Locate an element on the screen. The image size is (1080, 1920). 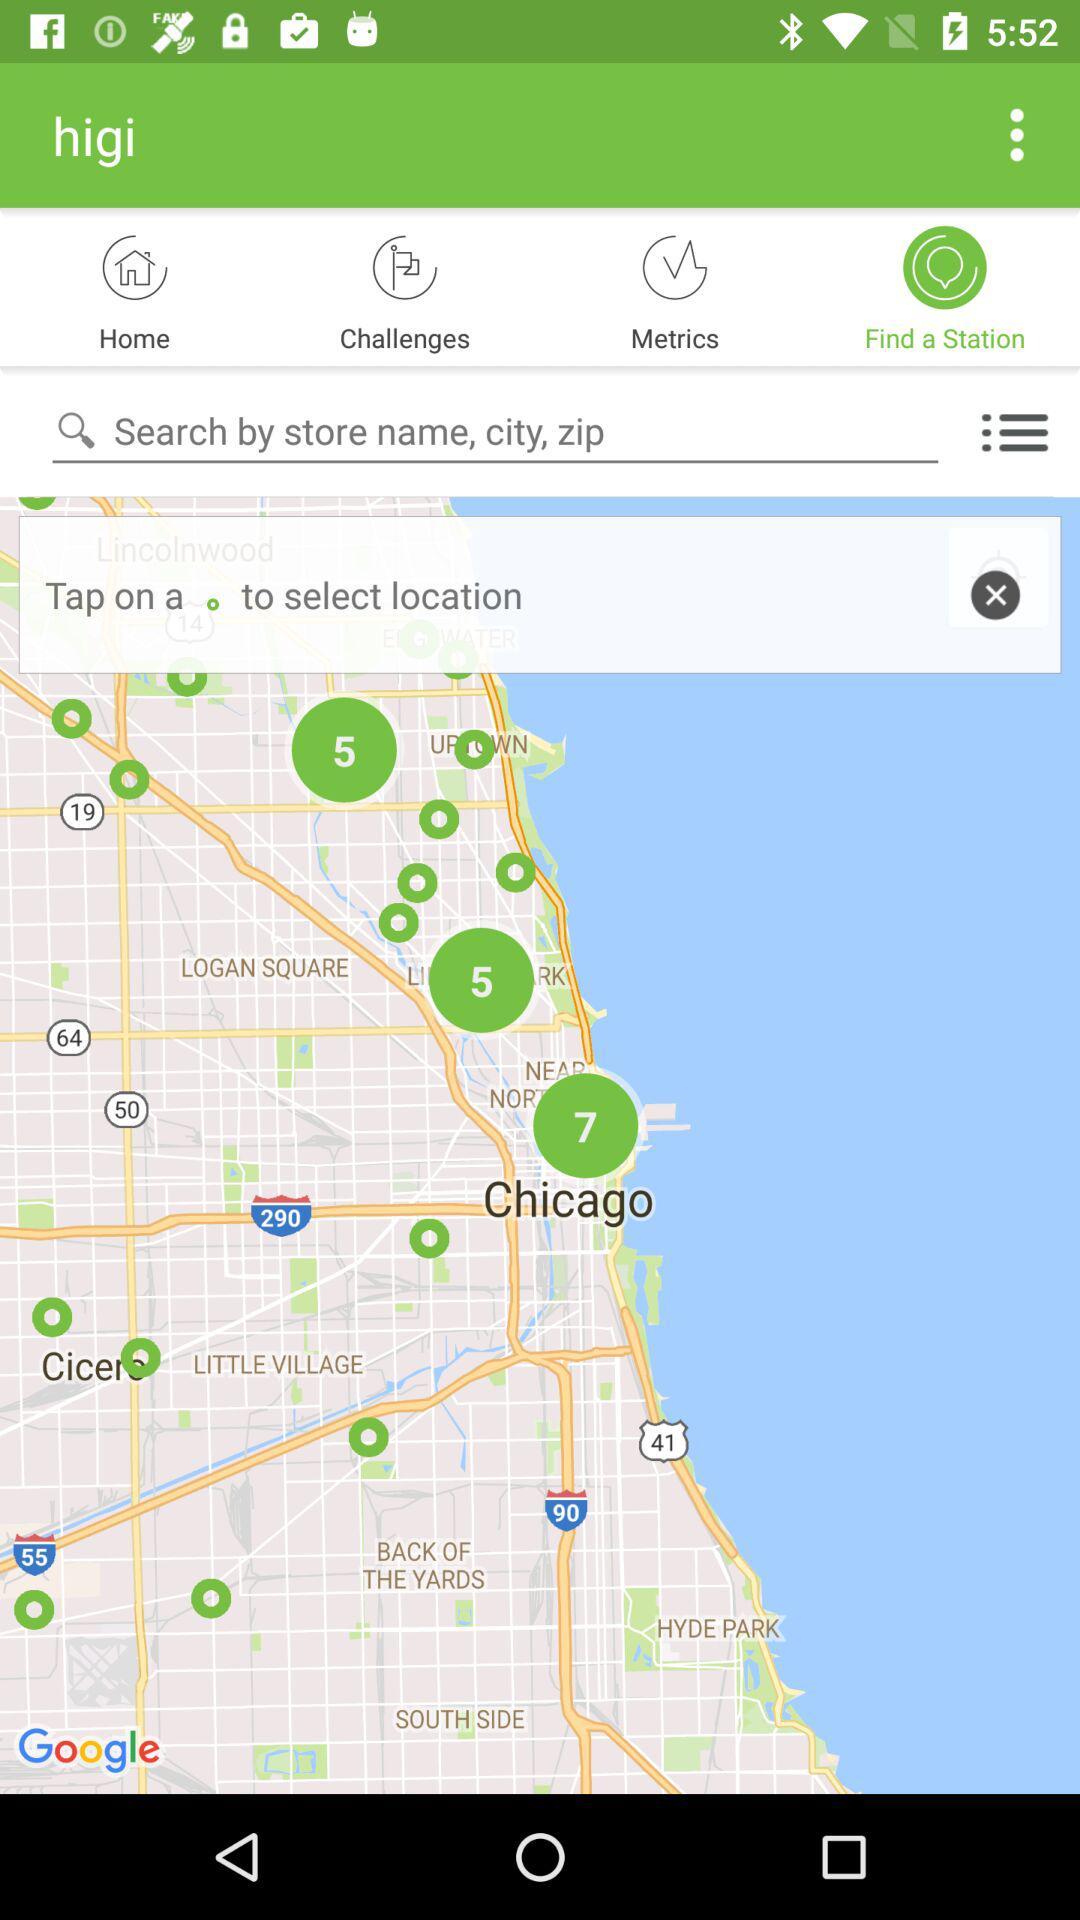
the fourth option which is right side of metrics is located at coordinates (945, 266).